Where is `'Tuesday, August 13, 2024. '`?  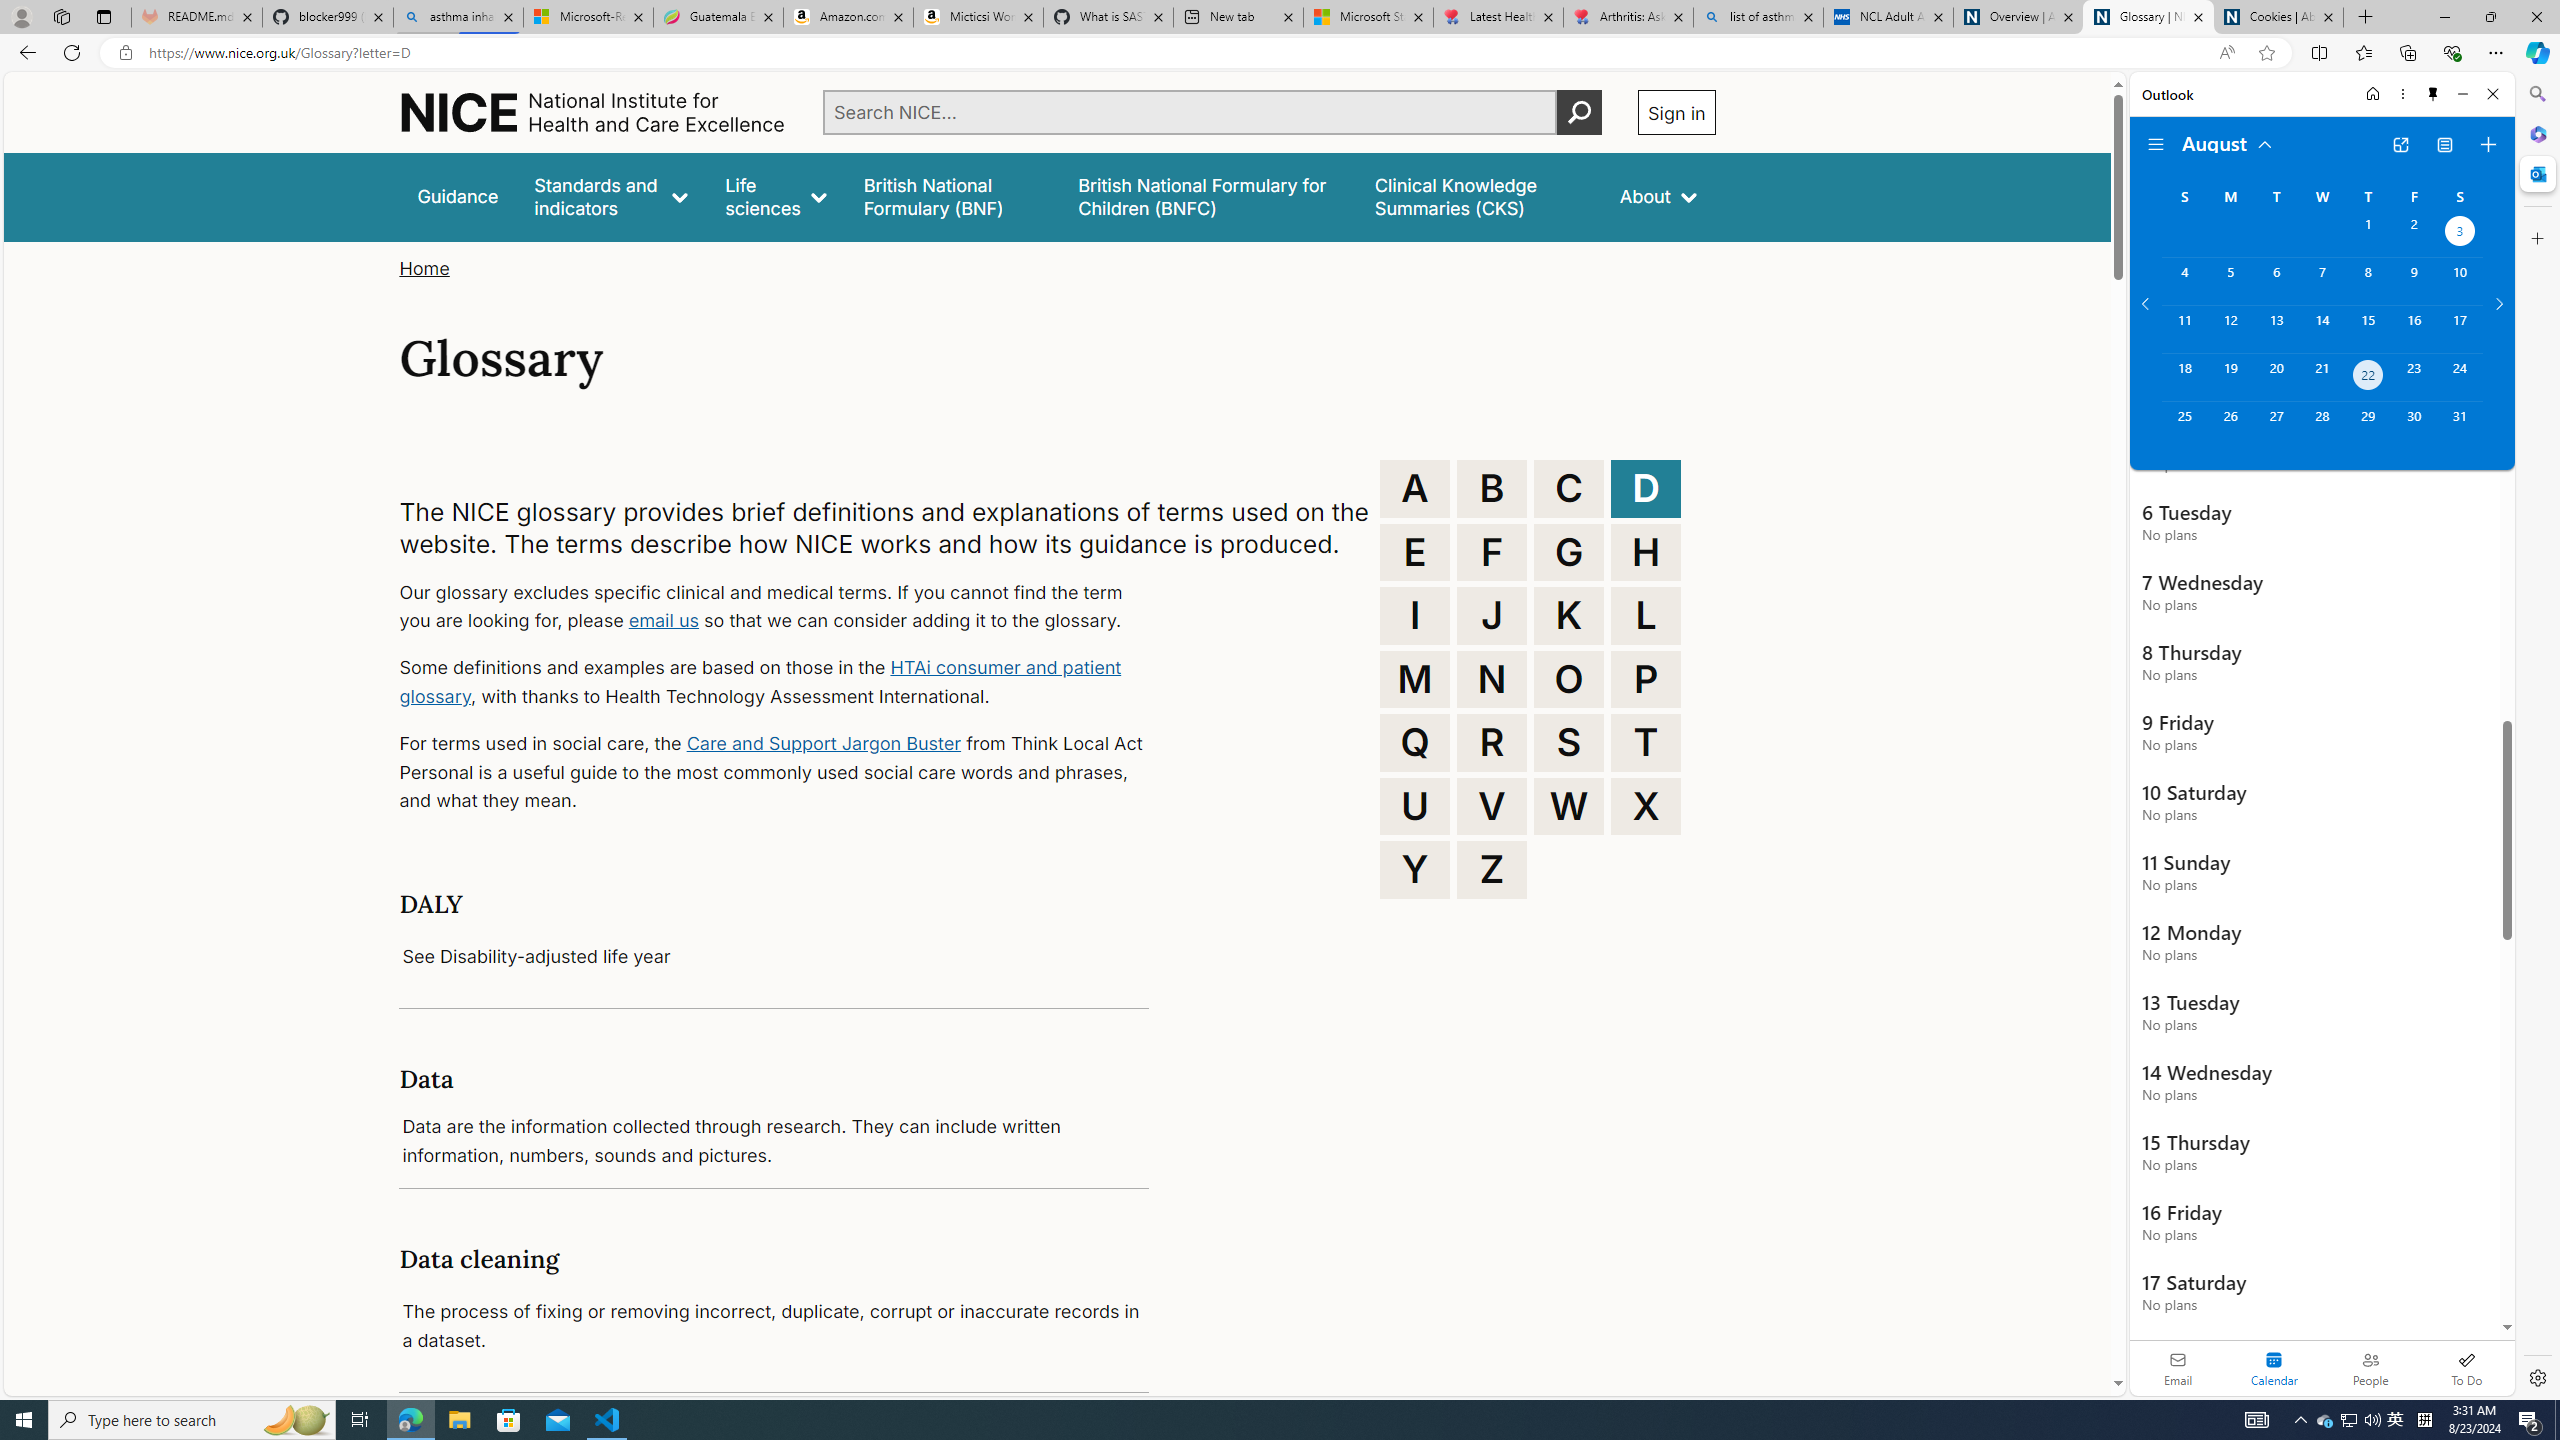
'Tuesday, August 13, 2024. ' is located at coordinates (2274, 329).